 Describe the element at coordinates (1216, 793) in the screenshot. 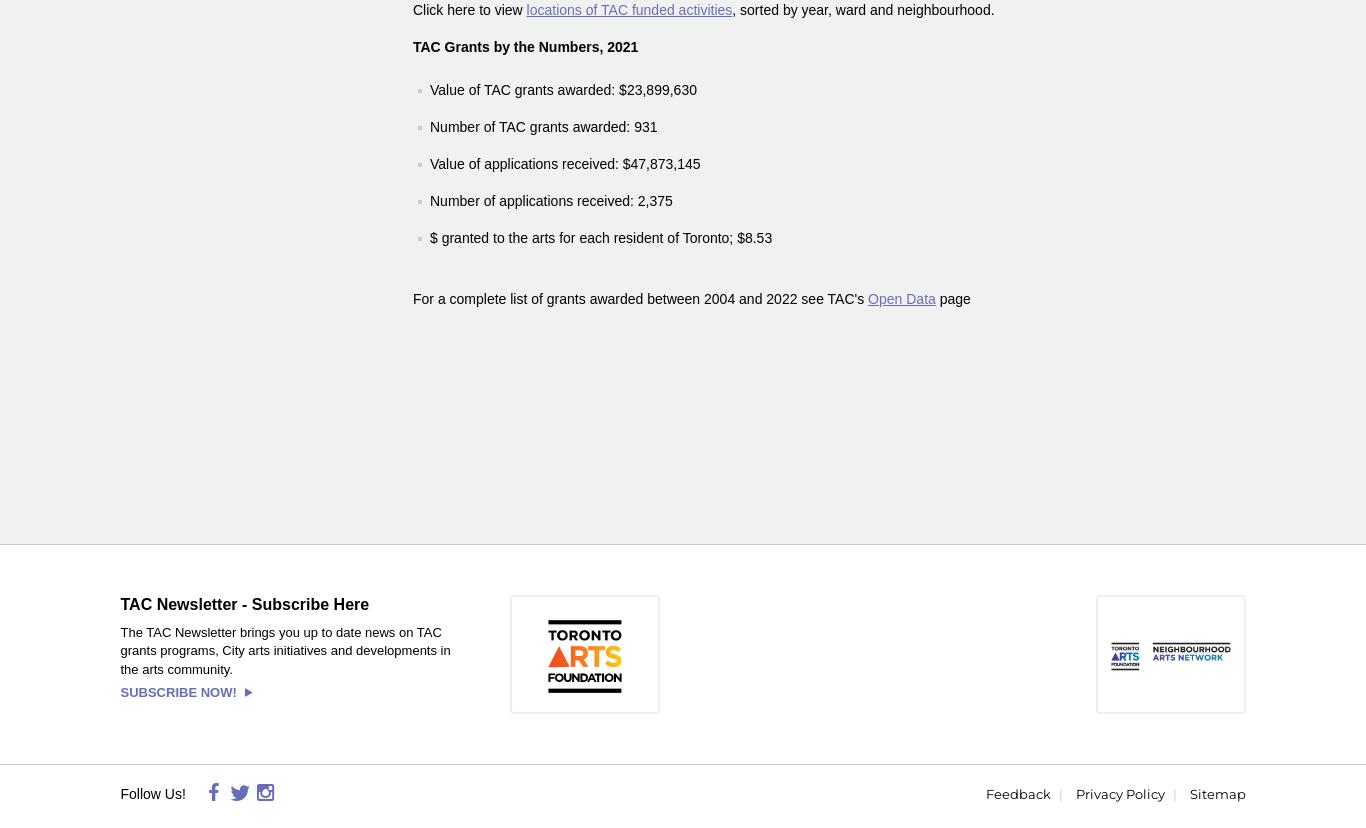

I see `'Sitemap'` at that location.